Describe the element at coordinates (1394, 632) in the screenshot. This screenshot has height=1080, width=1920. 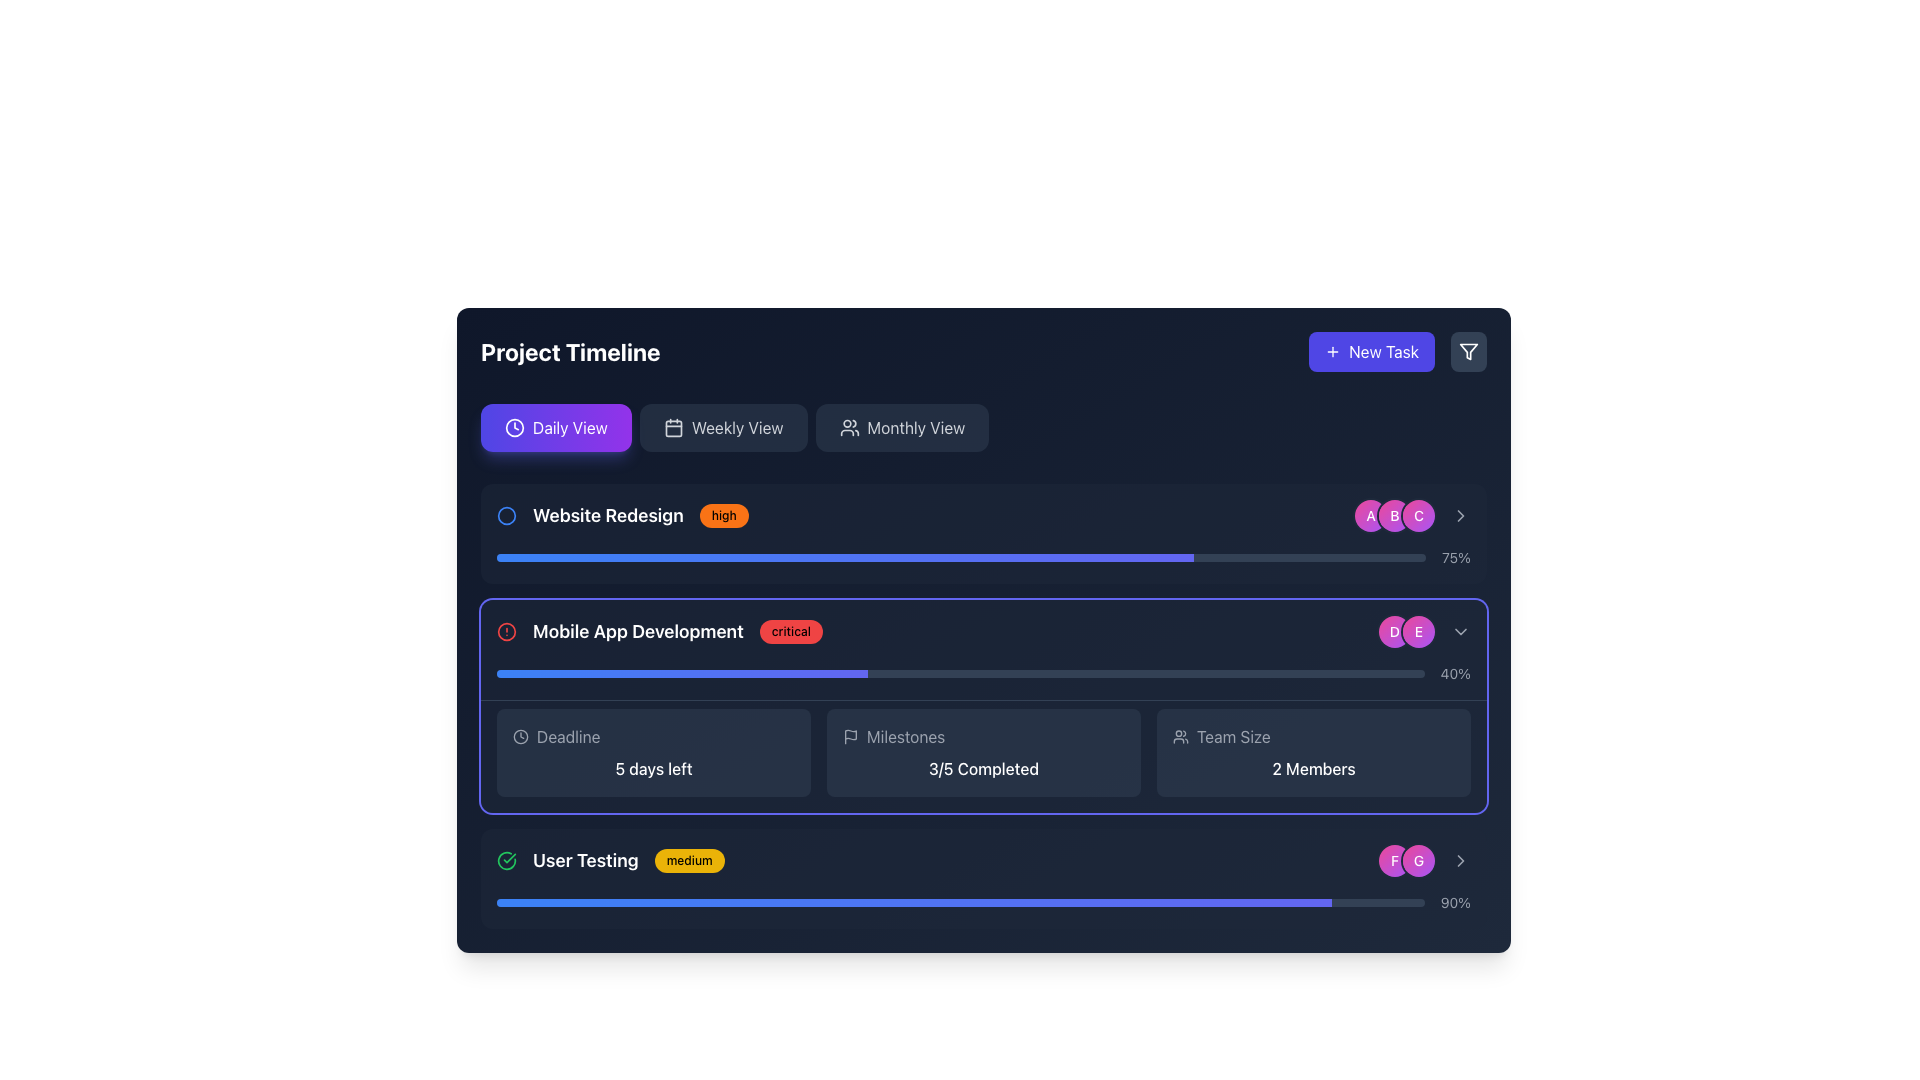
I see `the first circular badge in the 'Mobile App Development' section` at that location.